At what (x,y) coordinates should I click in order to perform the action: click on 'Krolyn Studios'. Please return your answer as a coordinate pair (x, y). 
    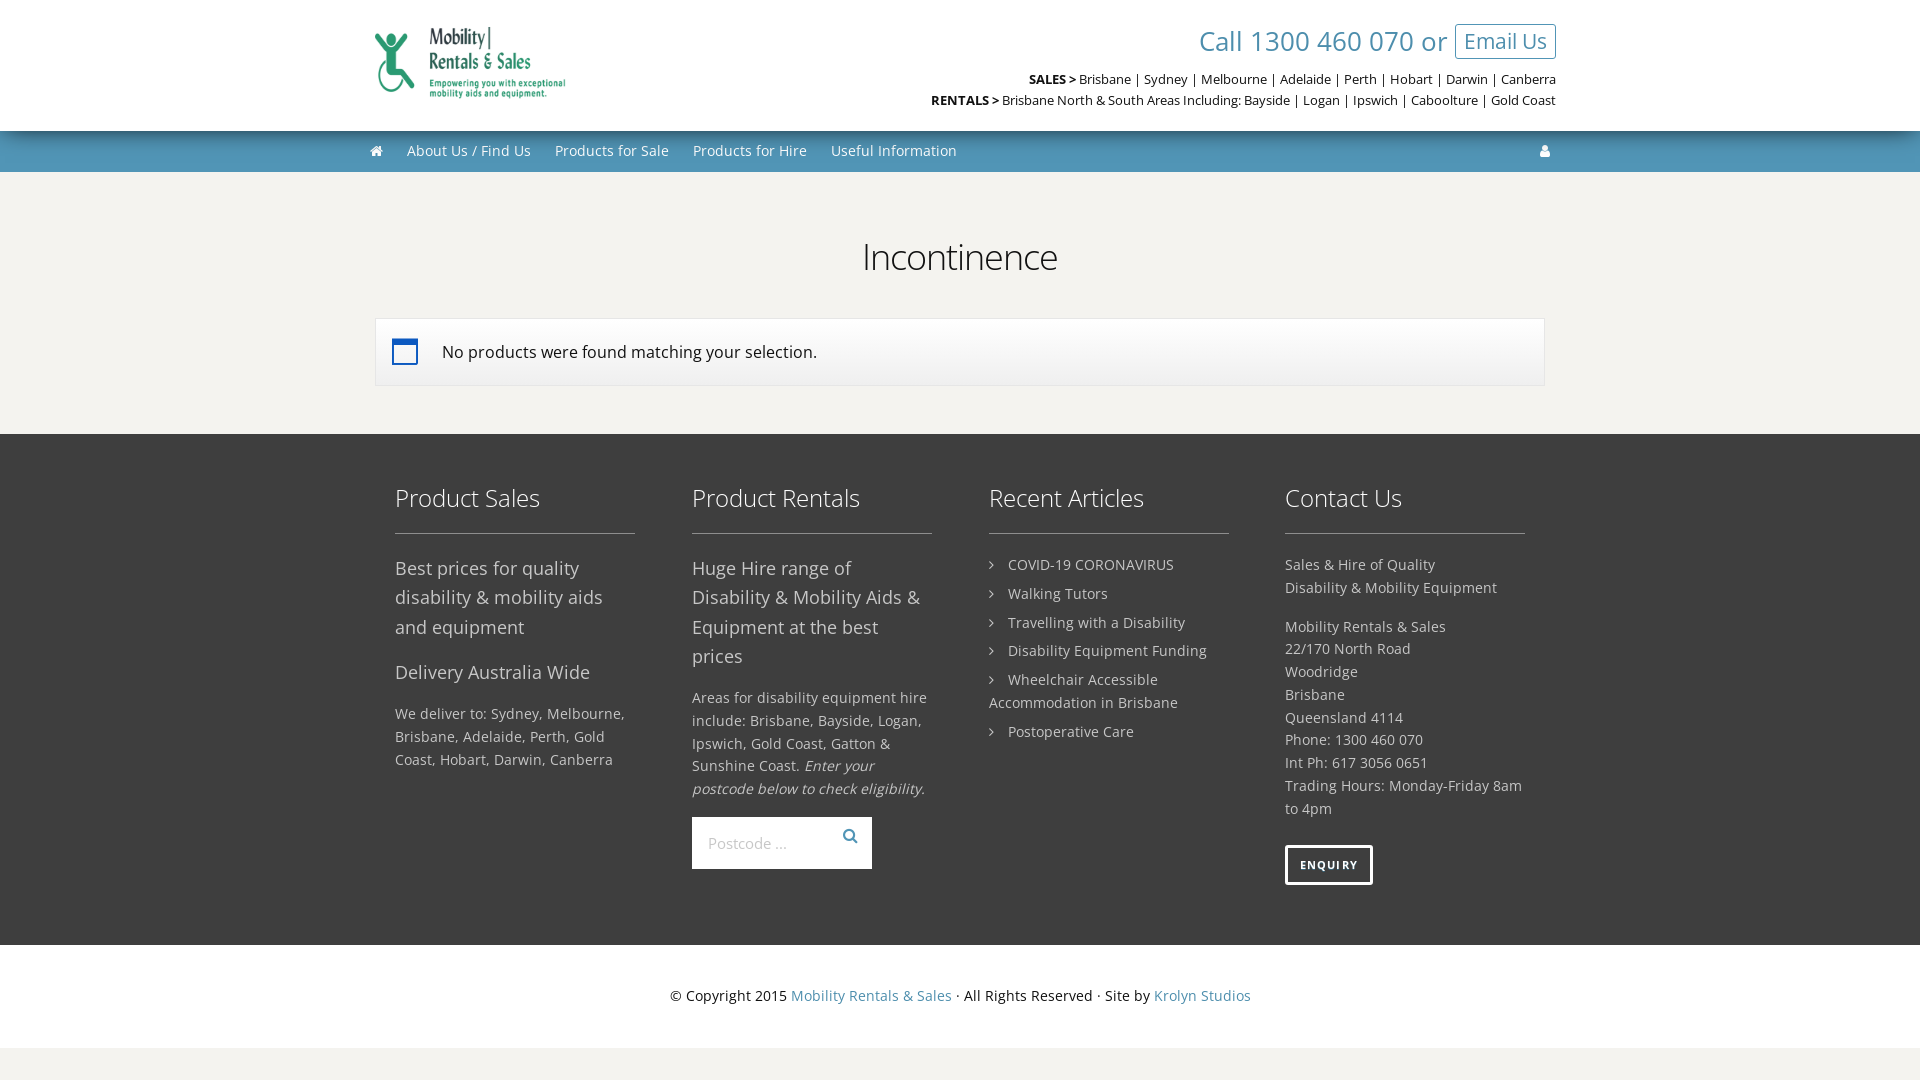
    Looking at the image, I should click on (1201, 995).